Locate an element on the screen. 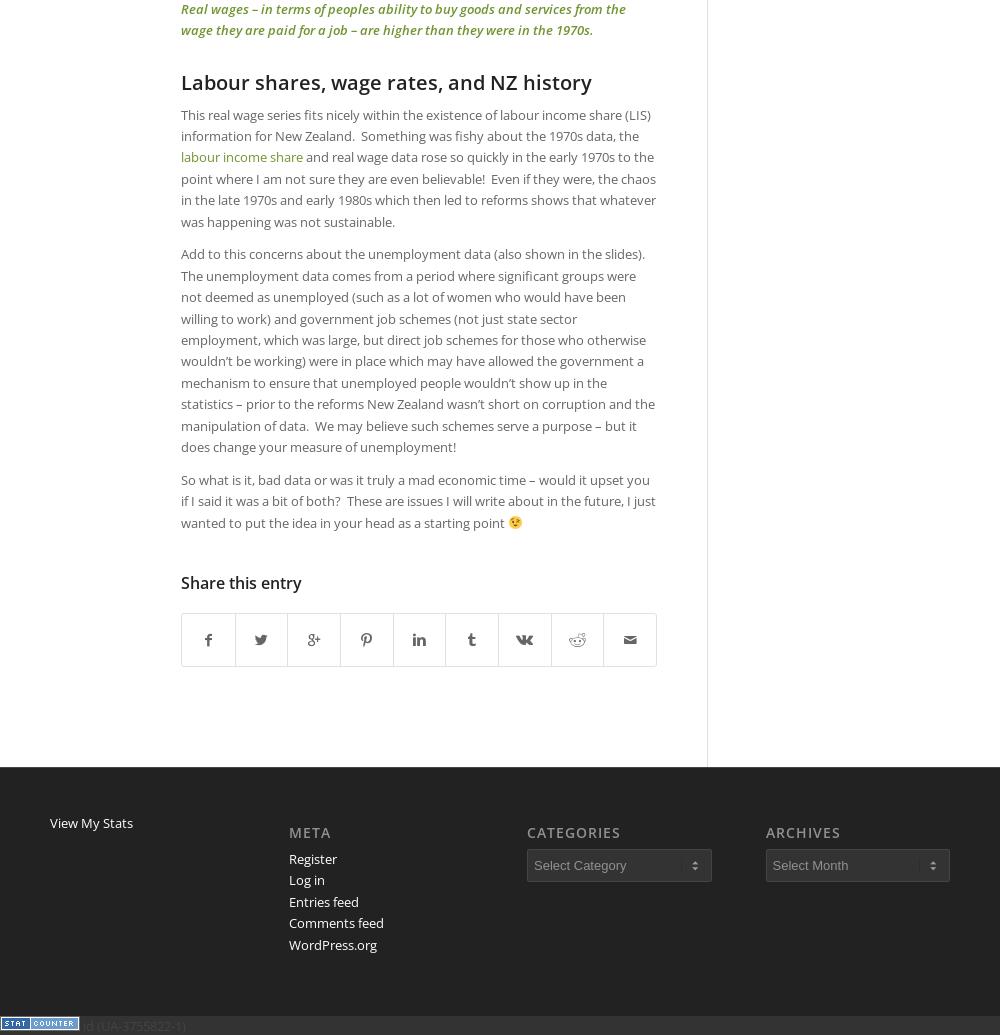 Image resolution: width=1000 pixels, height=1035 pixels. 'Add to this concerns about the unemployment data (also shown in the slides).  The unemployment data comes from a period where significant groups were not deemed as unemployed (such as a lot of women who would have been willing to work) and government job schemes (not just state sector employment, which was large, but direct job schemes for those who otherwise wouldn’t be working) were in place which may have allowed the government a mechanism to ensure that unemployed people wouldn’t show up in the statistics – prior to the reforms New Zealand wasn’t short on corruption and the manipulation of data.  We may believe such schemes serve a purpose – but it does change your measure of unemployment!' is located at coordinates (418, 350).